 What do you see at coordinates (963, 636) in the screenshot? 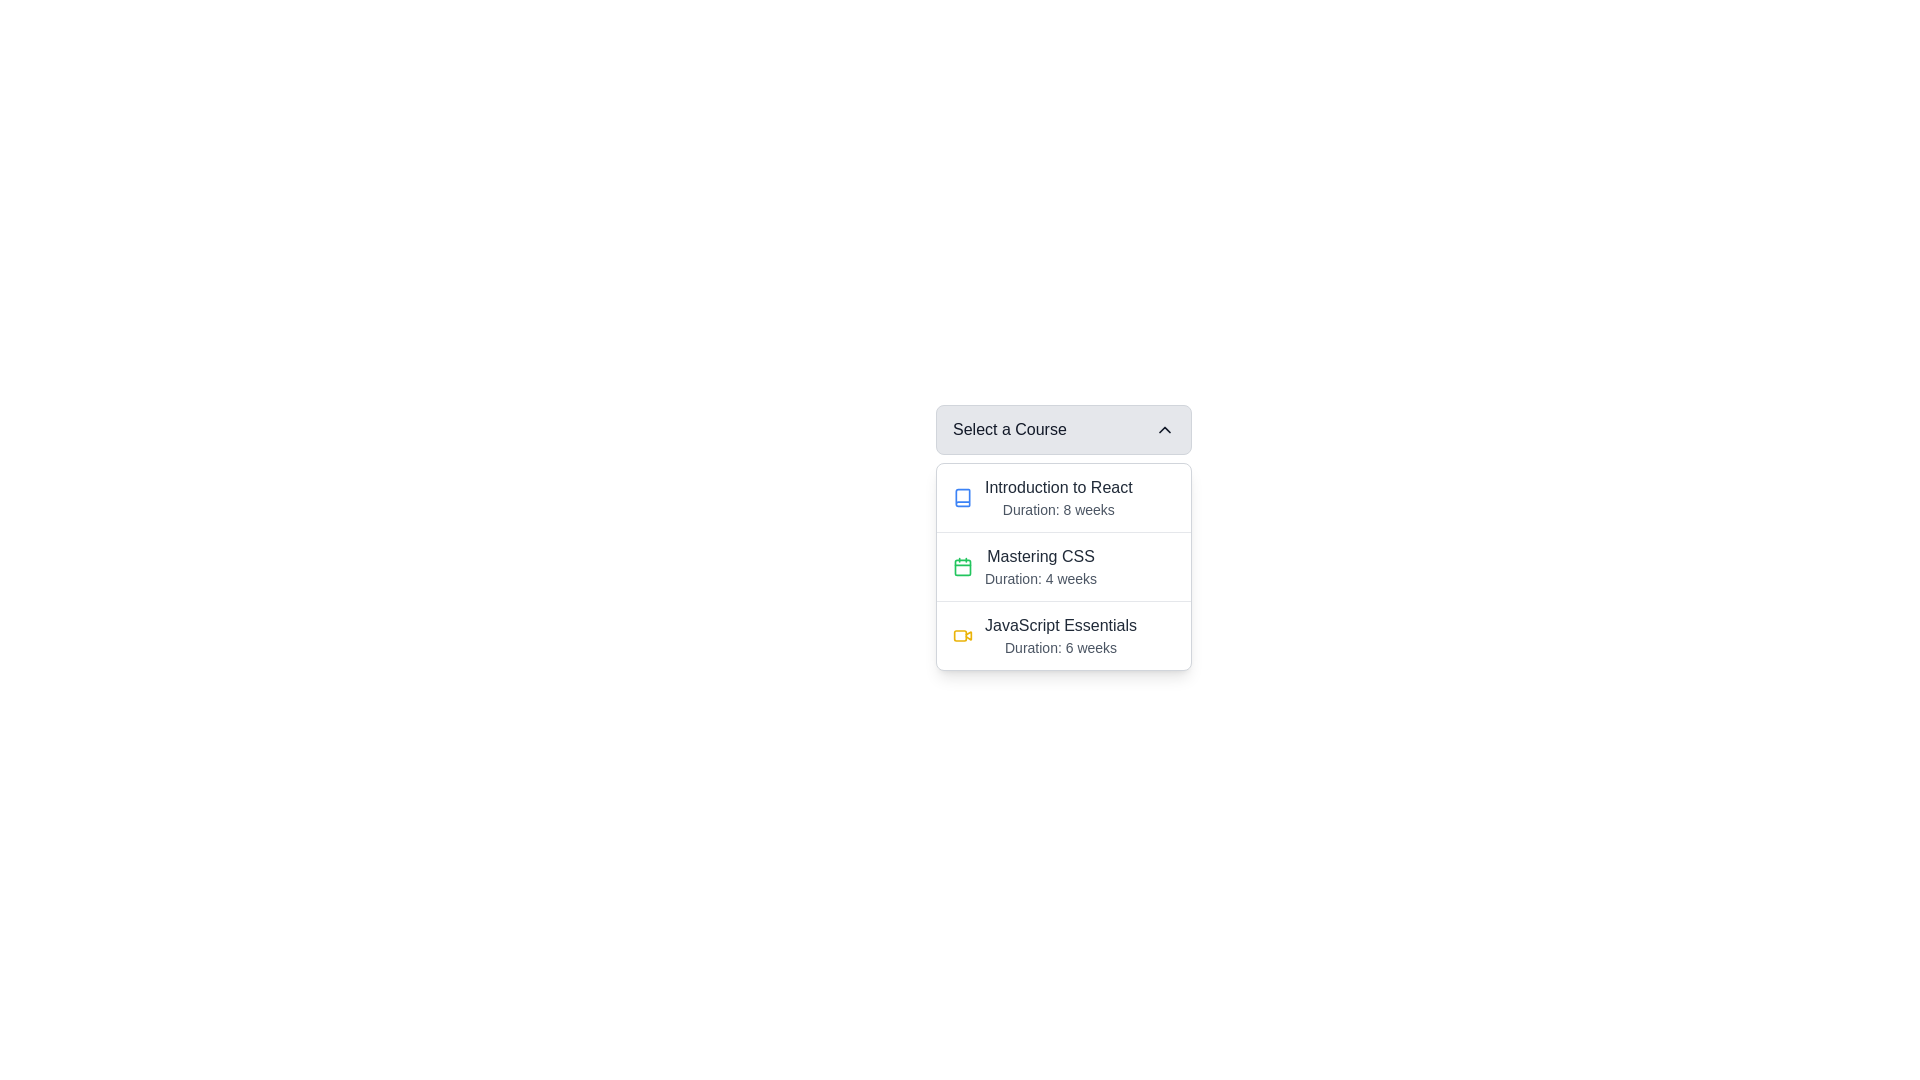
I see `the yellow video camera icon located to the immediate left of the text 'JavaScript Essentials Duration: 6 weeks.' as a visual indicator` at bounding box center [963, 636].